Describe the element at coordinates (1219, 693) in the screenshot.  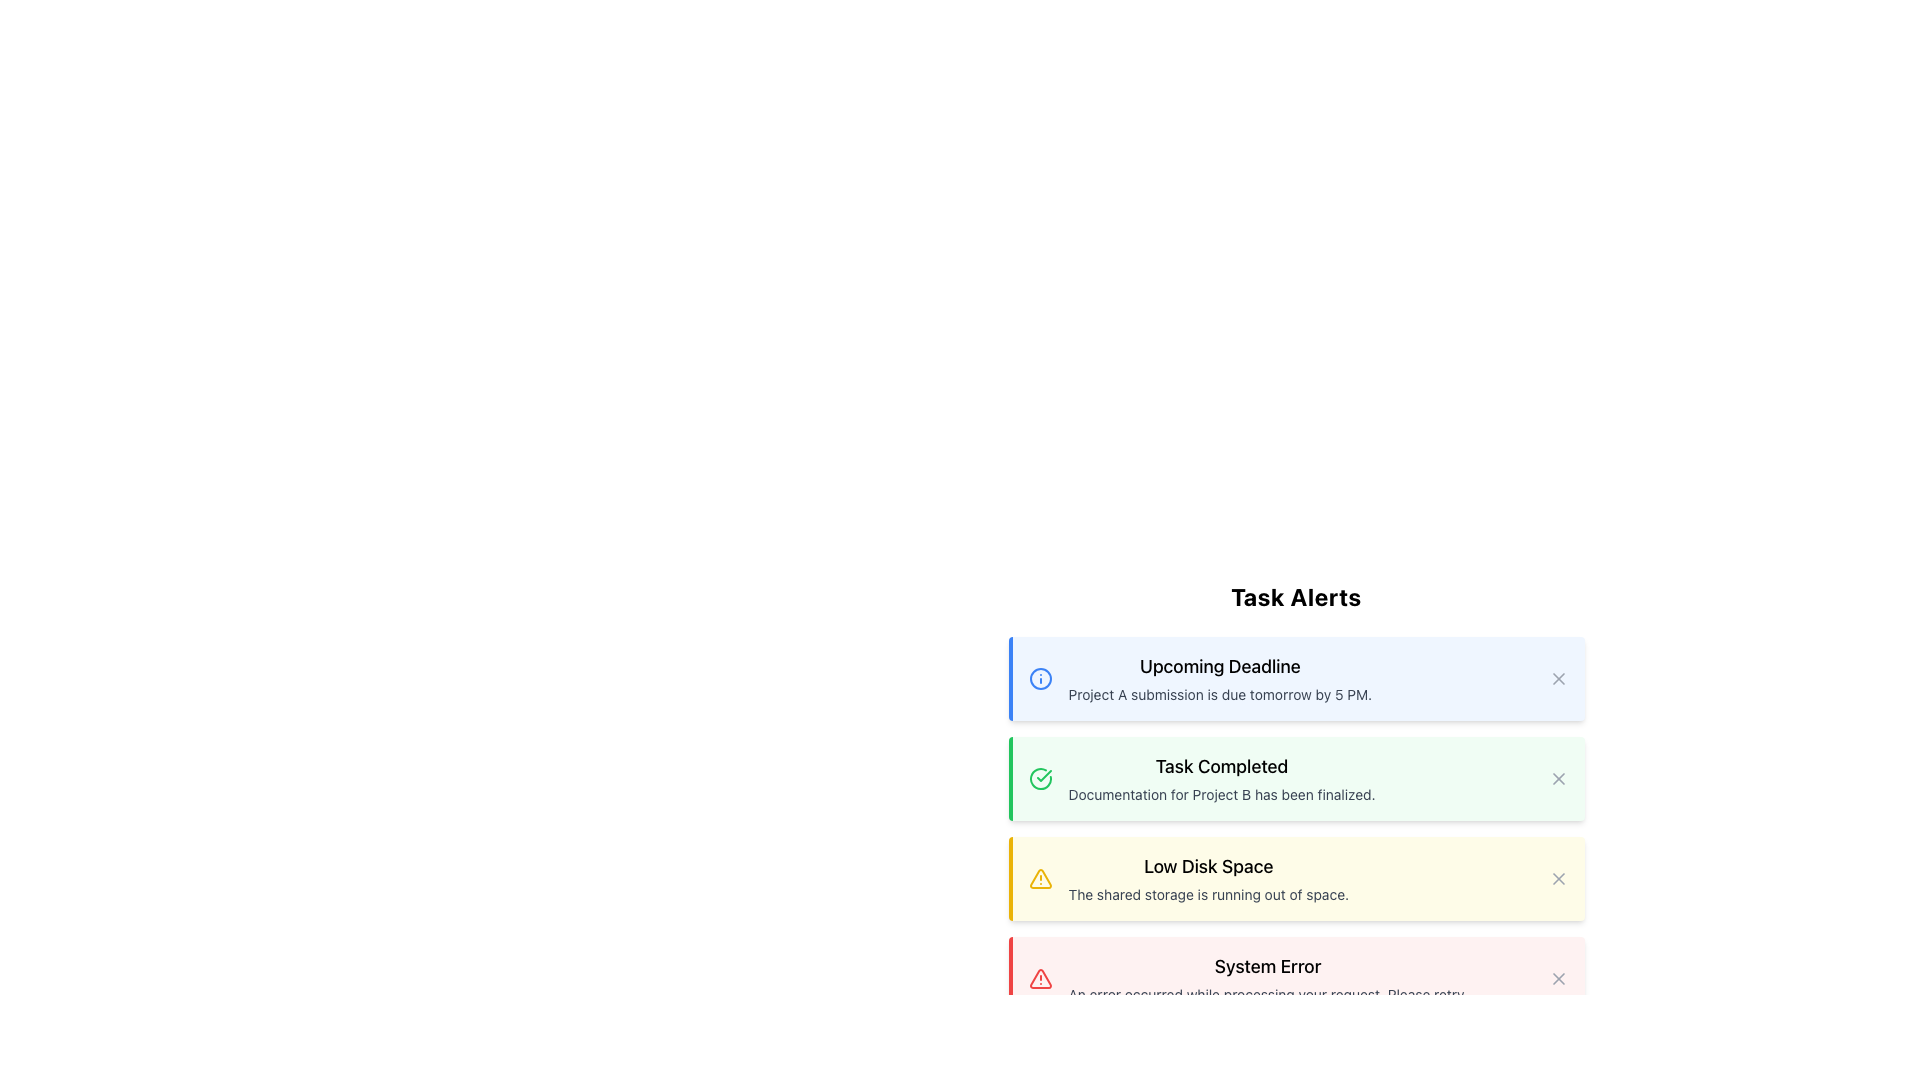
I see `deadline reminder text for 'Project A' displayed in the notification card titled 'Upcoming Deadline', positioned under 'Task Alerts'` at that location.